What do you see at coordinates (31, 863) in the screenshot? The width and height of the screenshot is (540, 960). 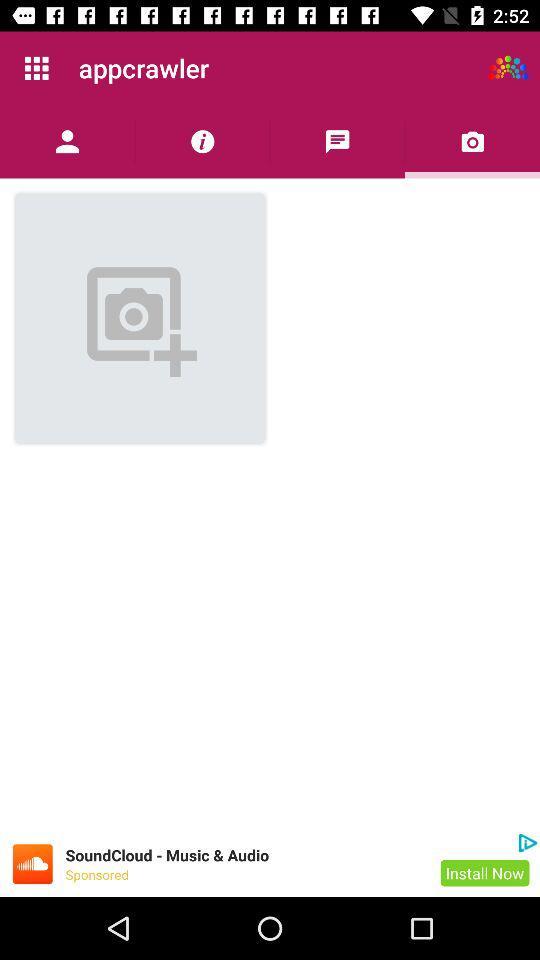 I see `advertisement page` at bounding box center [31, 863].